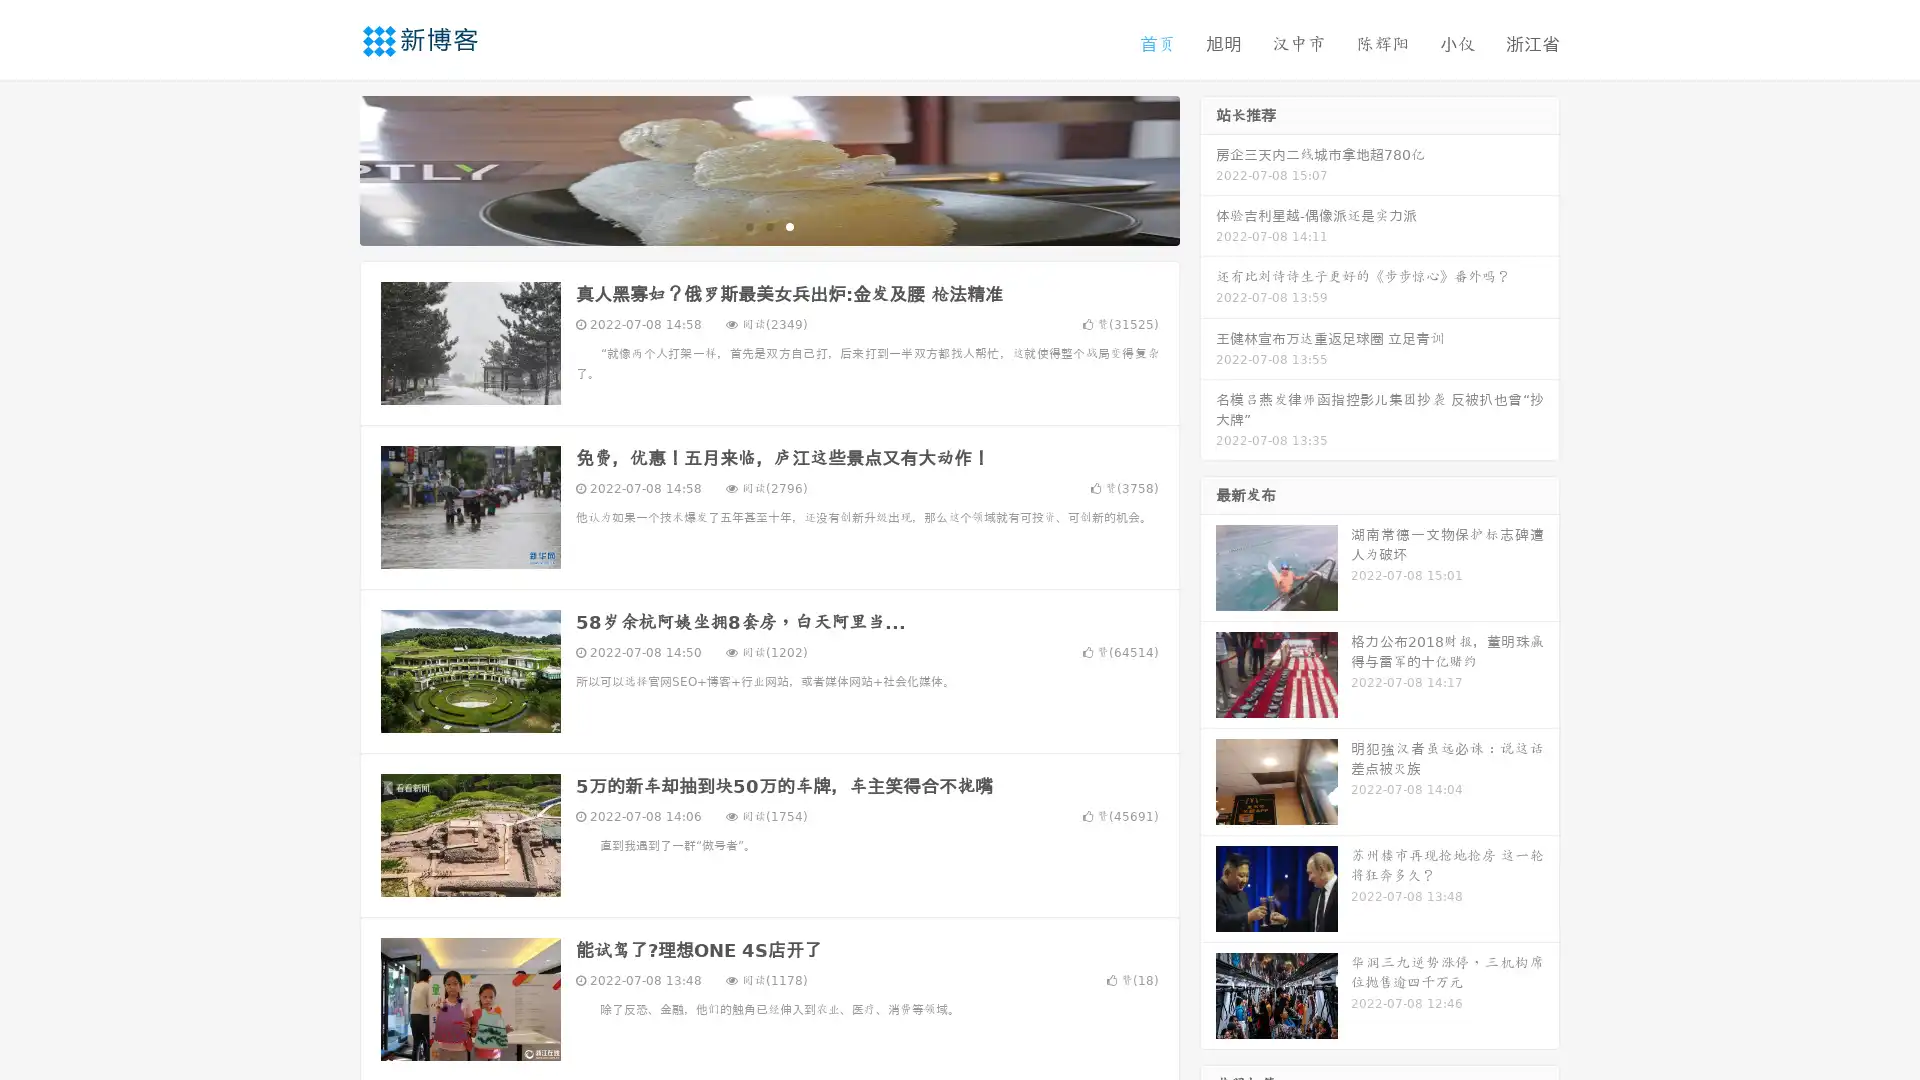 This screenshot has height=1080, width=1920. Describe the element at coordinates (748, 225) in the screenshot. I see `Go to slide 1` at that location.